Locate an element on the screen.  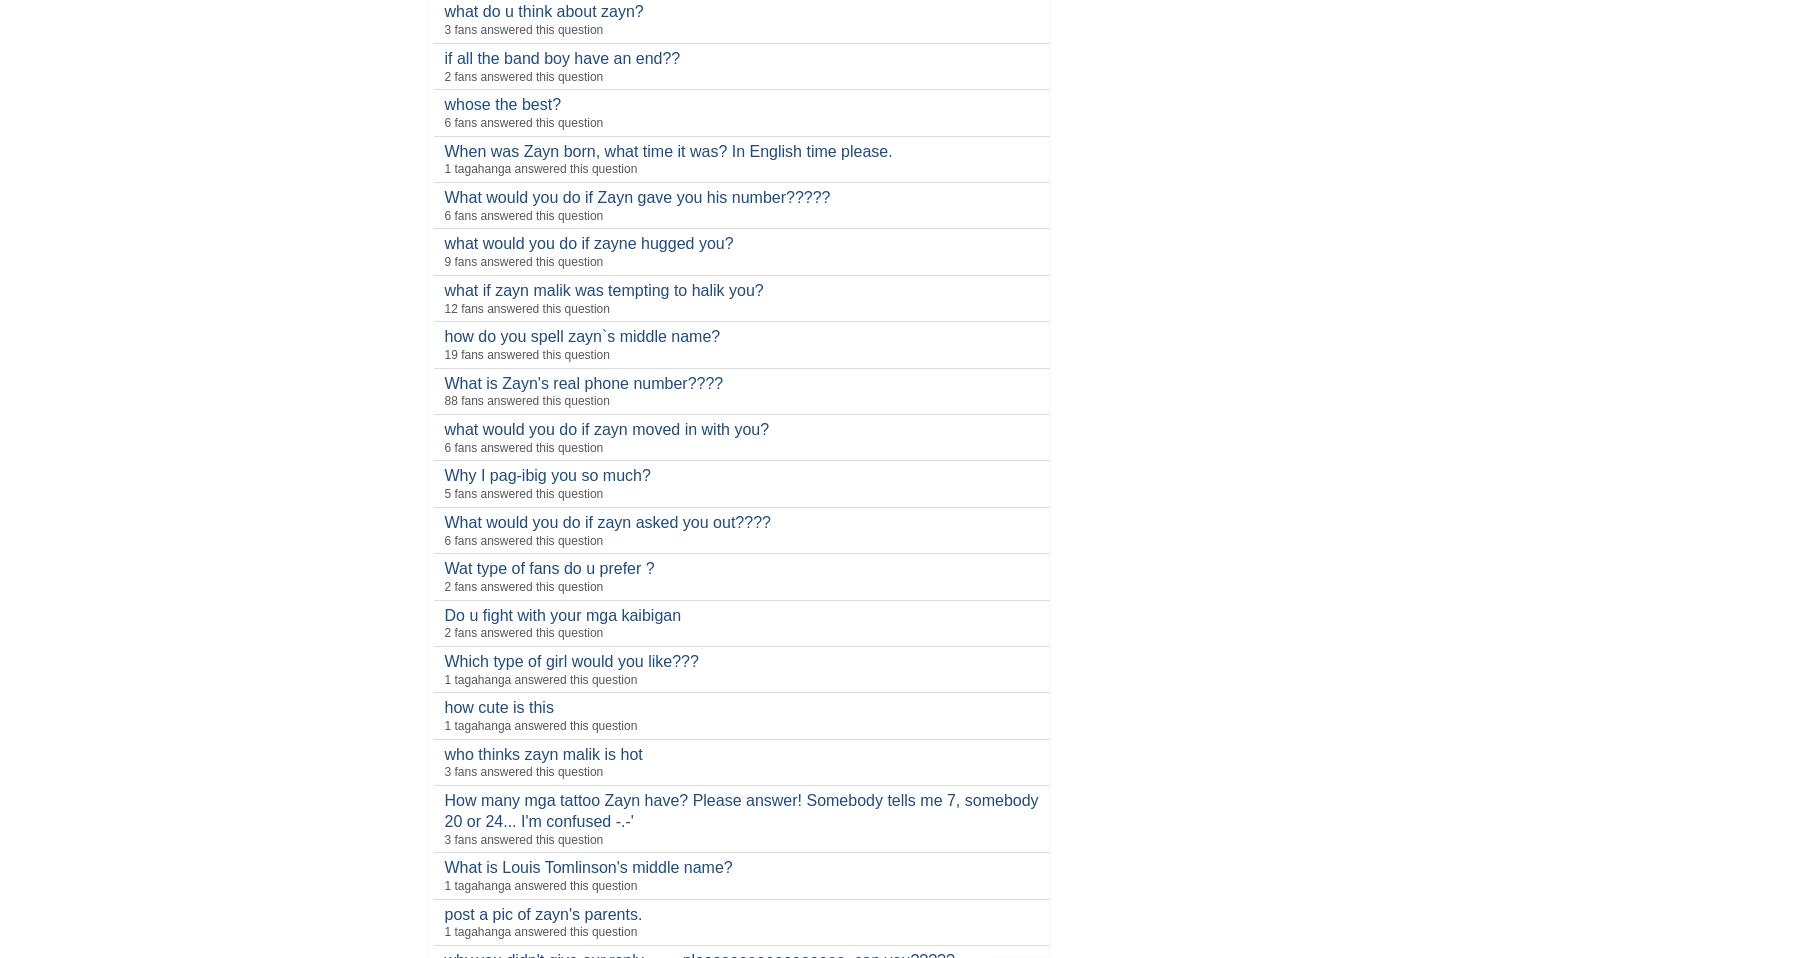
'what do u think about zayn?' is located at coordinates (543, 10).